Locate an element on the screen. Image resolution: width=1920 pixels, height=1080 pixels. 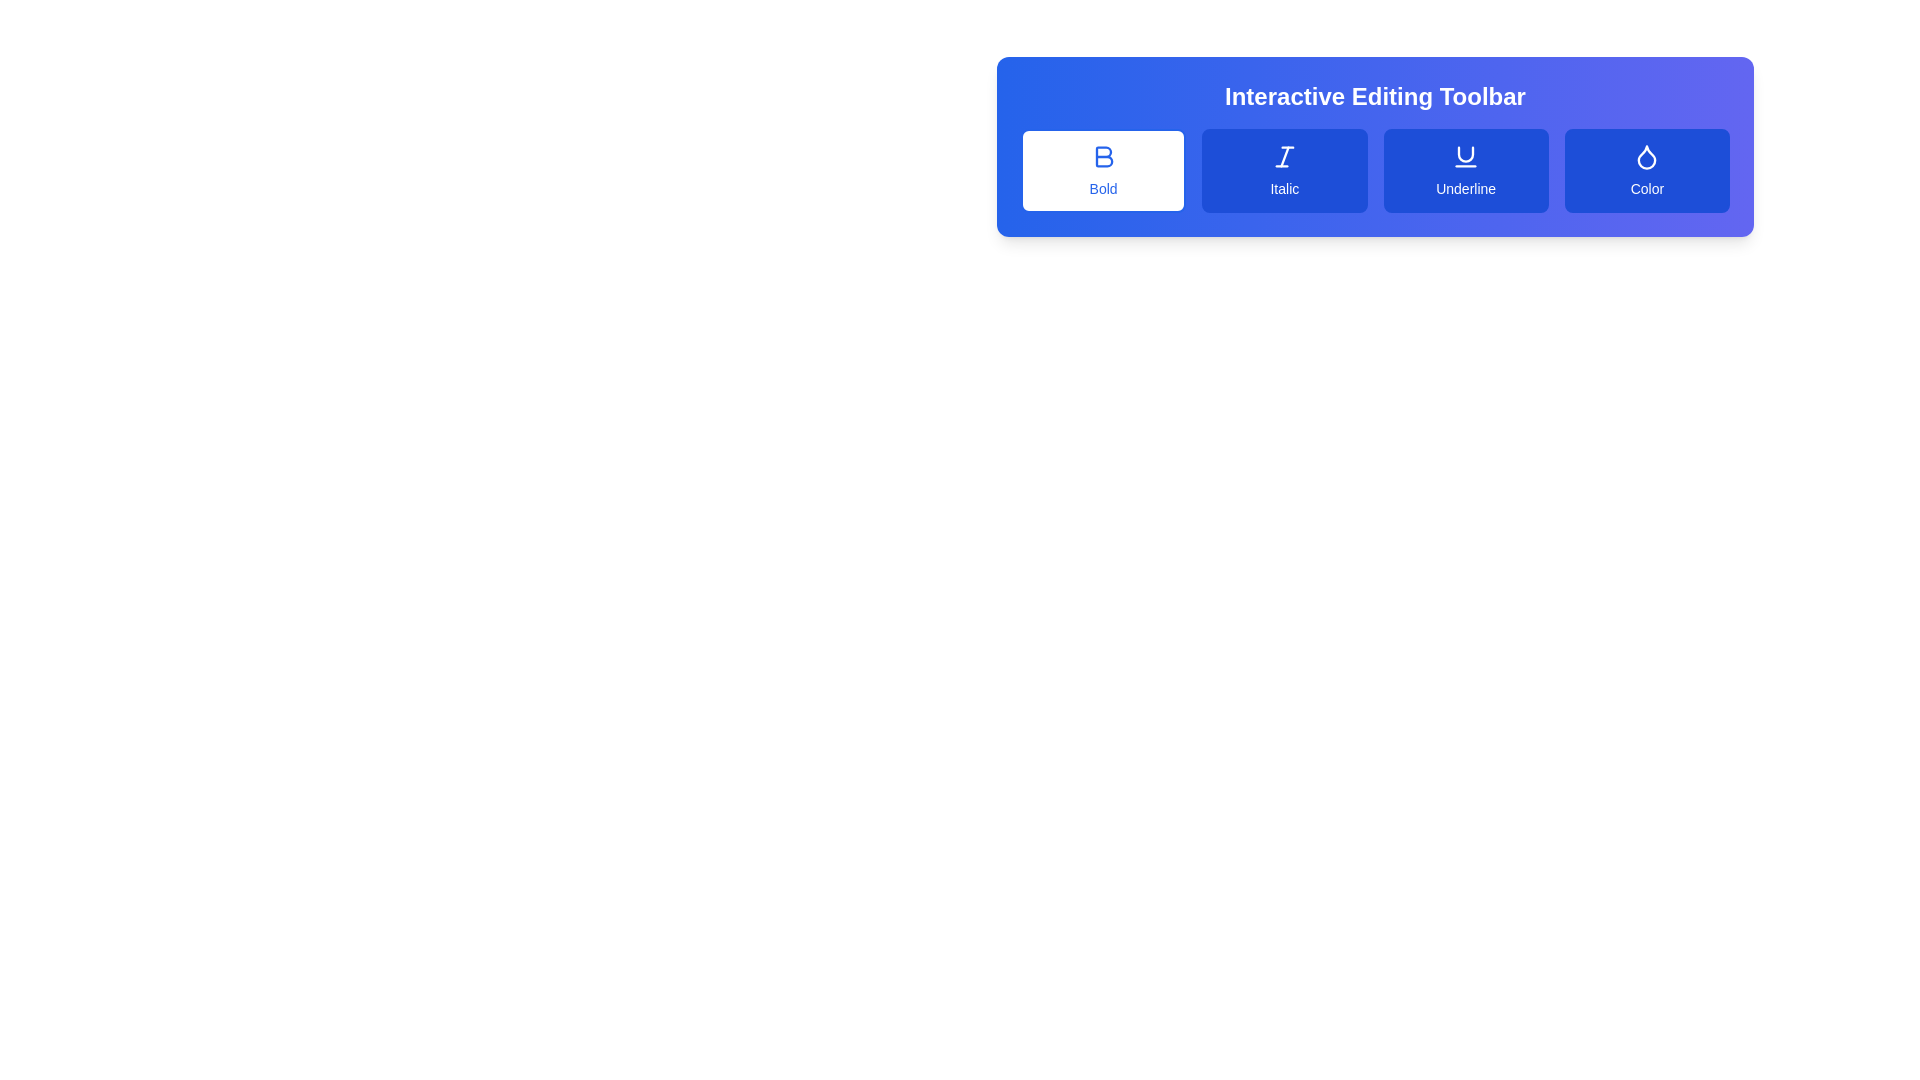
the Interactive Editing Toolbar located at the top-right area of the interface is located at coordinates (1374, 145).